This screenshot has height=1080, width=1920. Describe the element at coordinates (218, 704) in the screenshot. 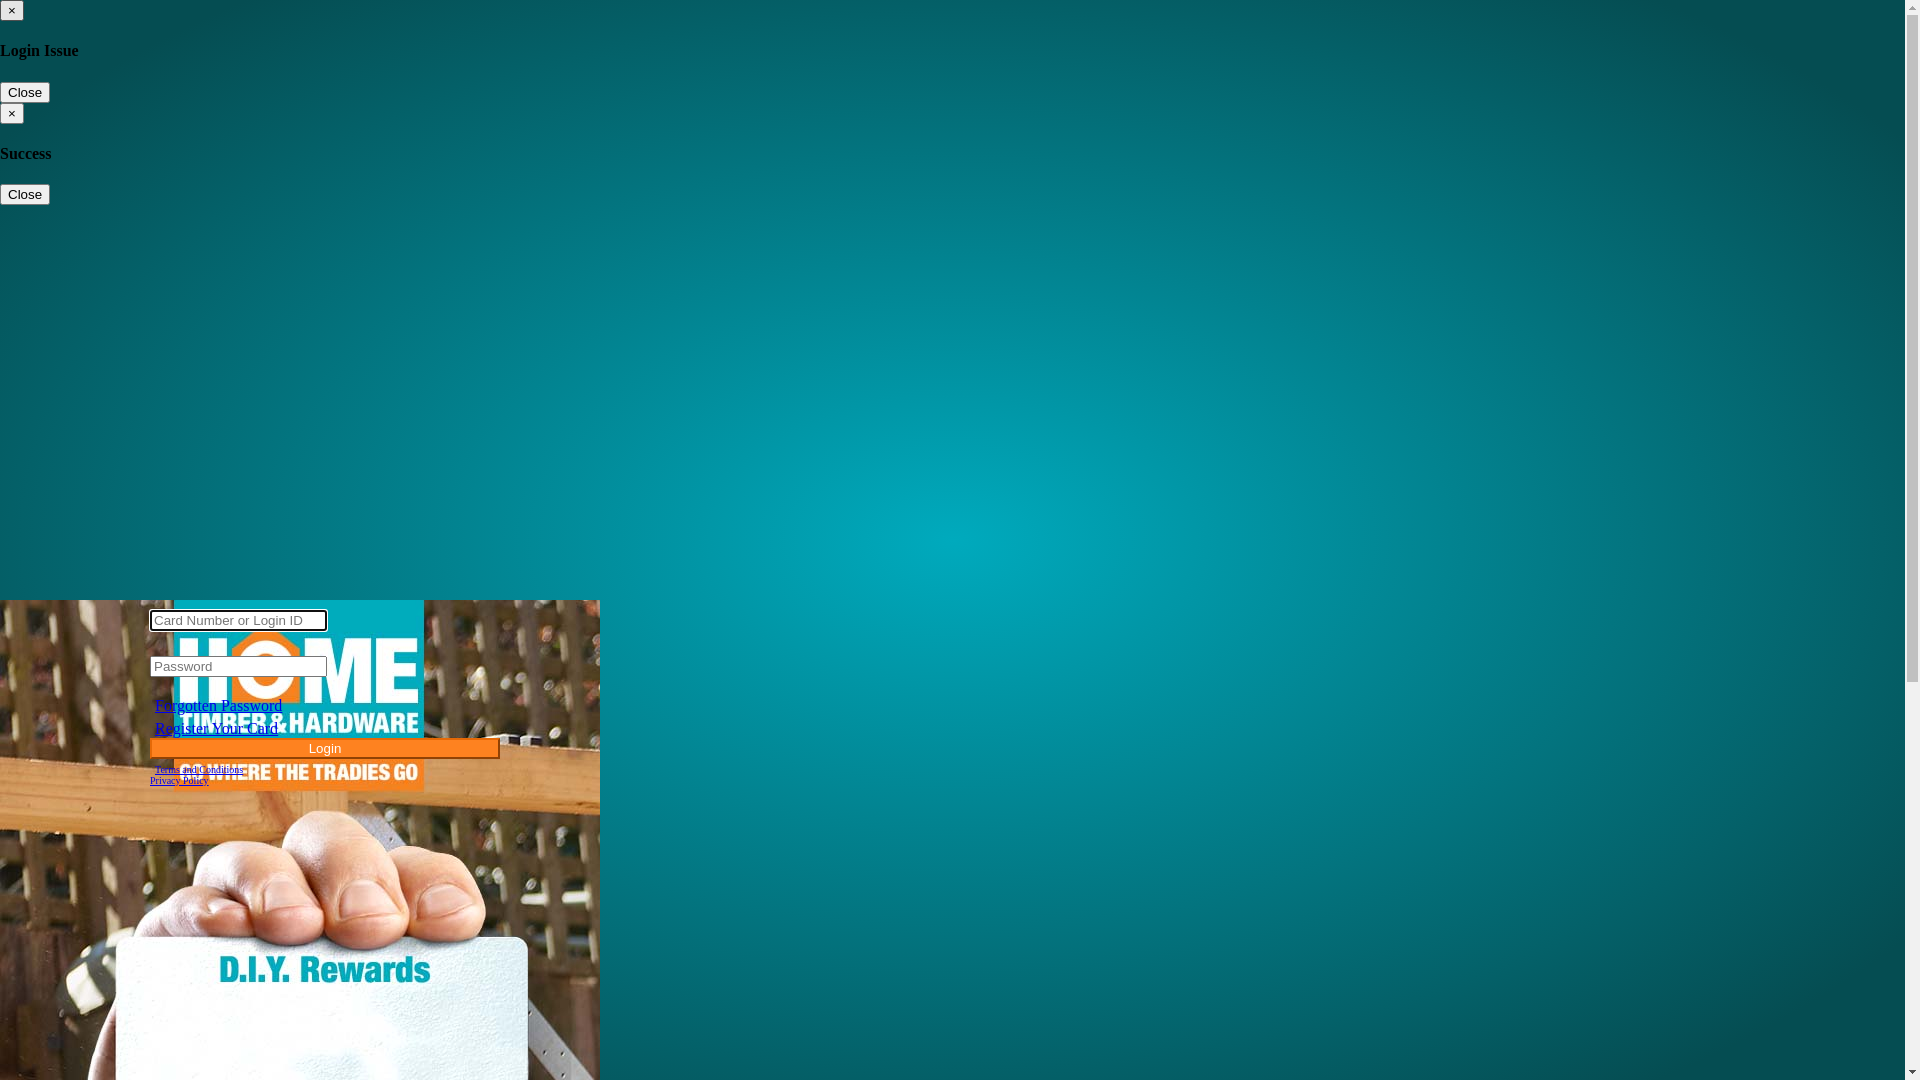

I see `'Forgotten Password'` at that location.